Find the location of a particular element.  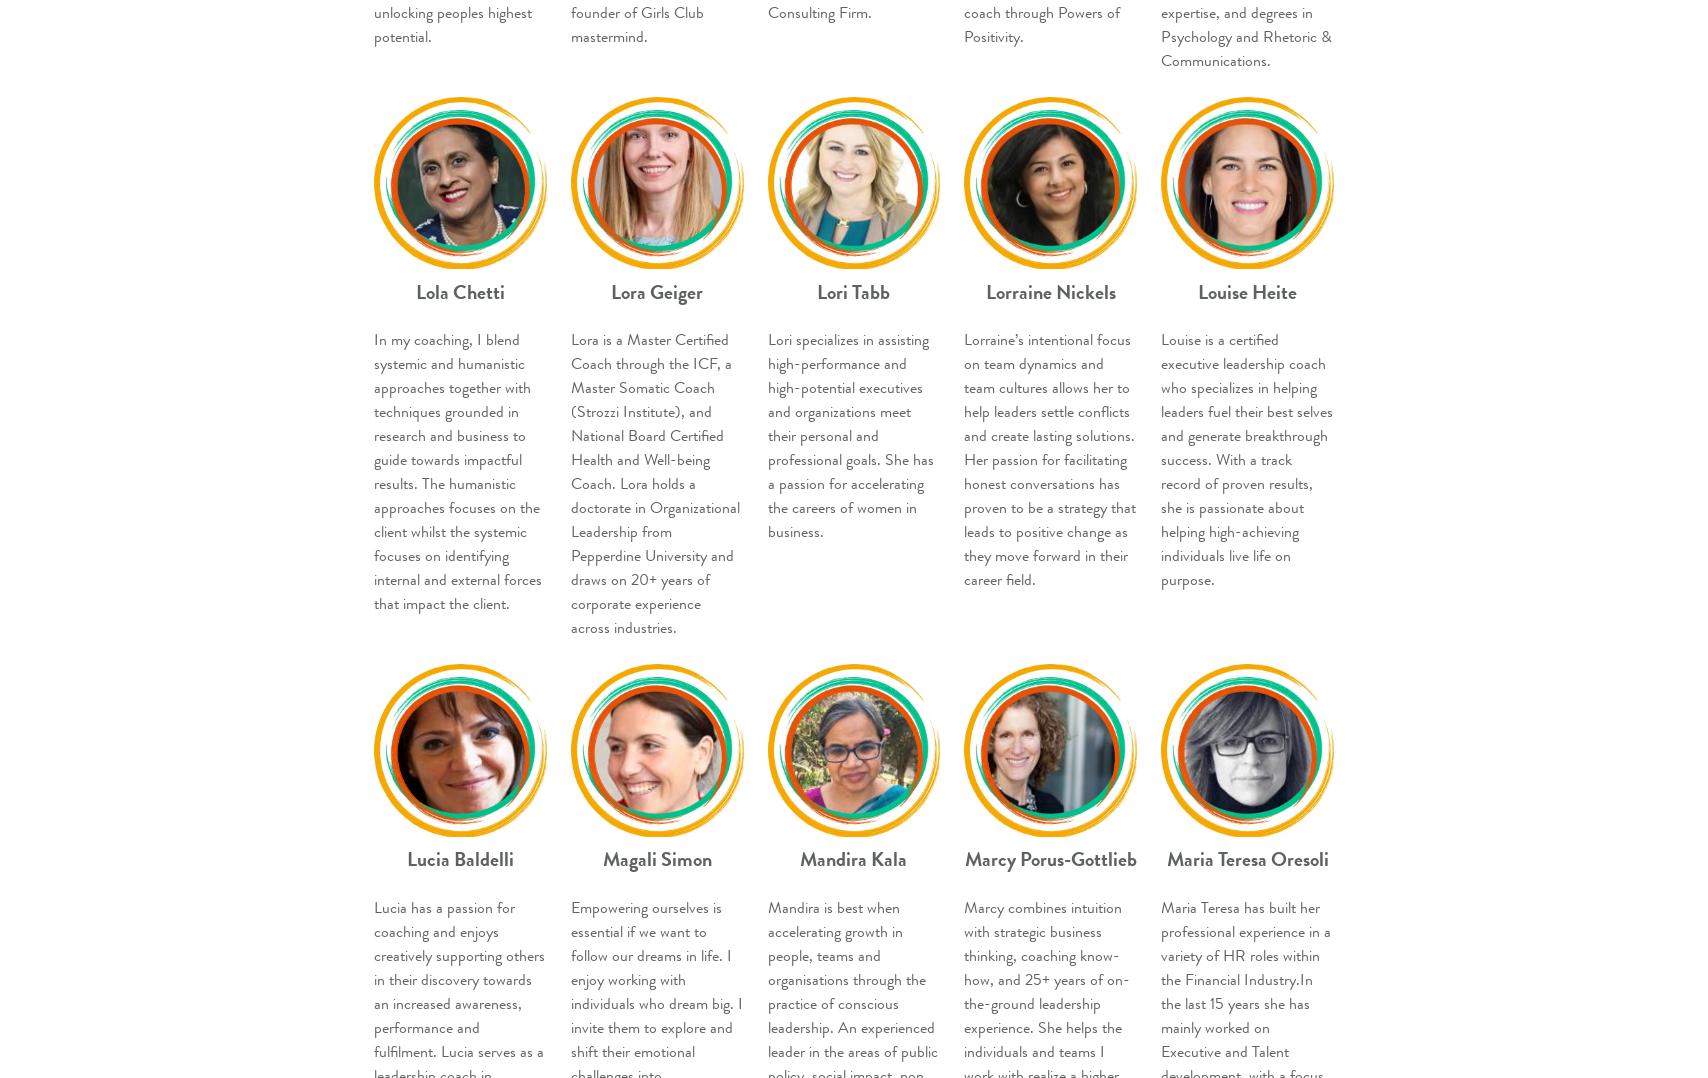

'Louise is a certified executive leadership coach who specializes in helping leaders fuel their best selves and generate breakthrough success. With a track record of proven results, she is passionate about helping high-achieving individuals live life on purpose.' is located at coordinates (1247, 459).